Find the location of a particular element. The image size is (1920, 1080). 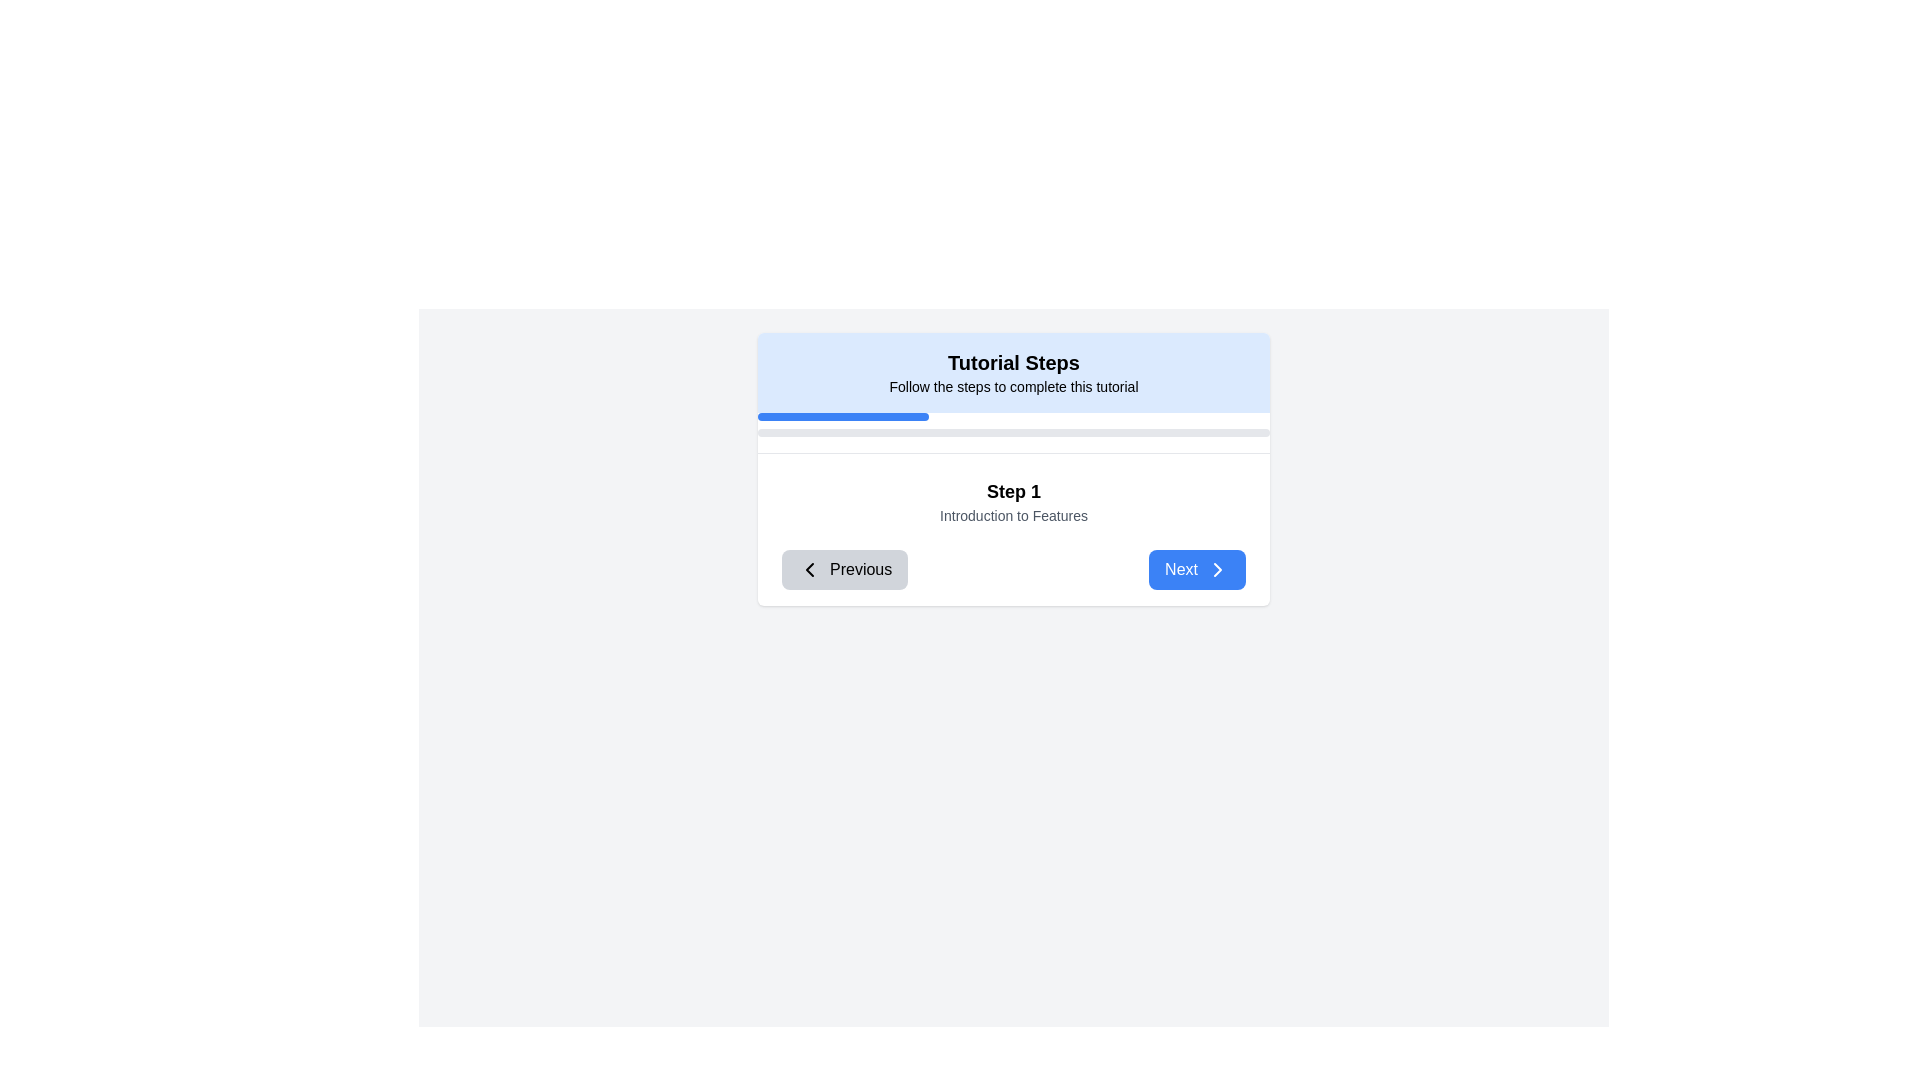

the header text label indicating the current step in the tutorial process, which is positioned above the text 'Introduction to Features' within a blue-bordered panel is located at coordinates (1013, 492).